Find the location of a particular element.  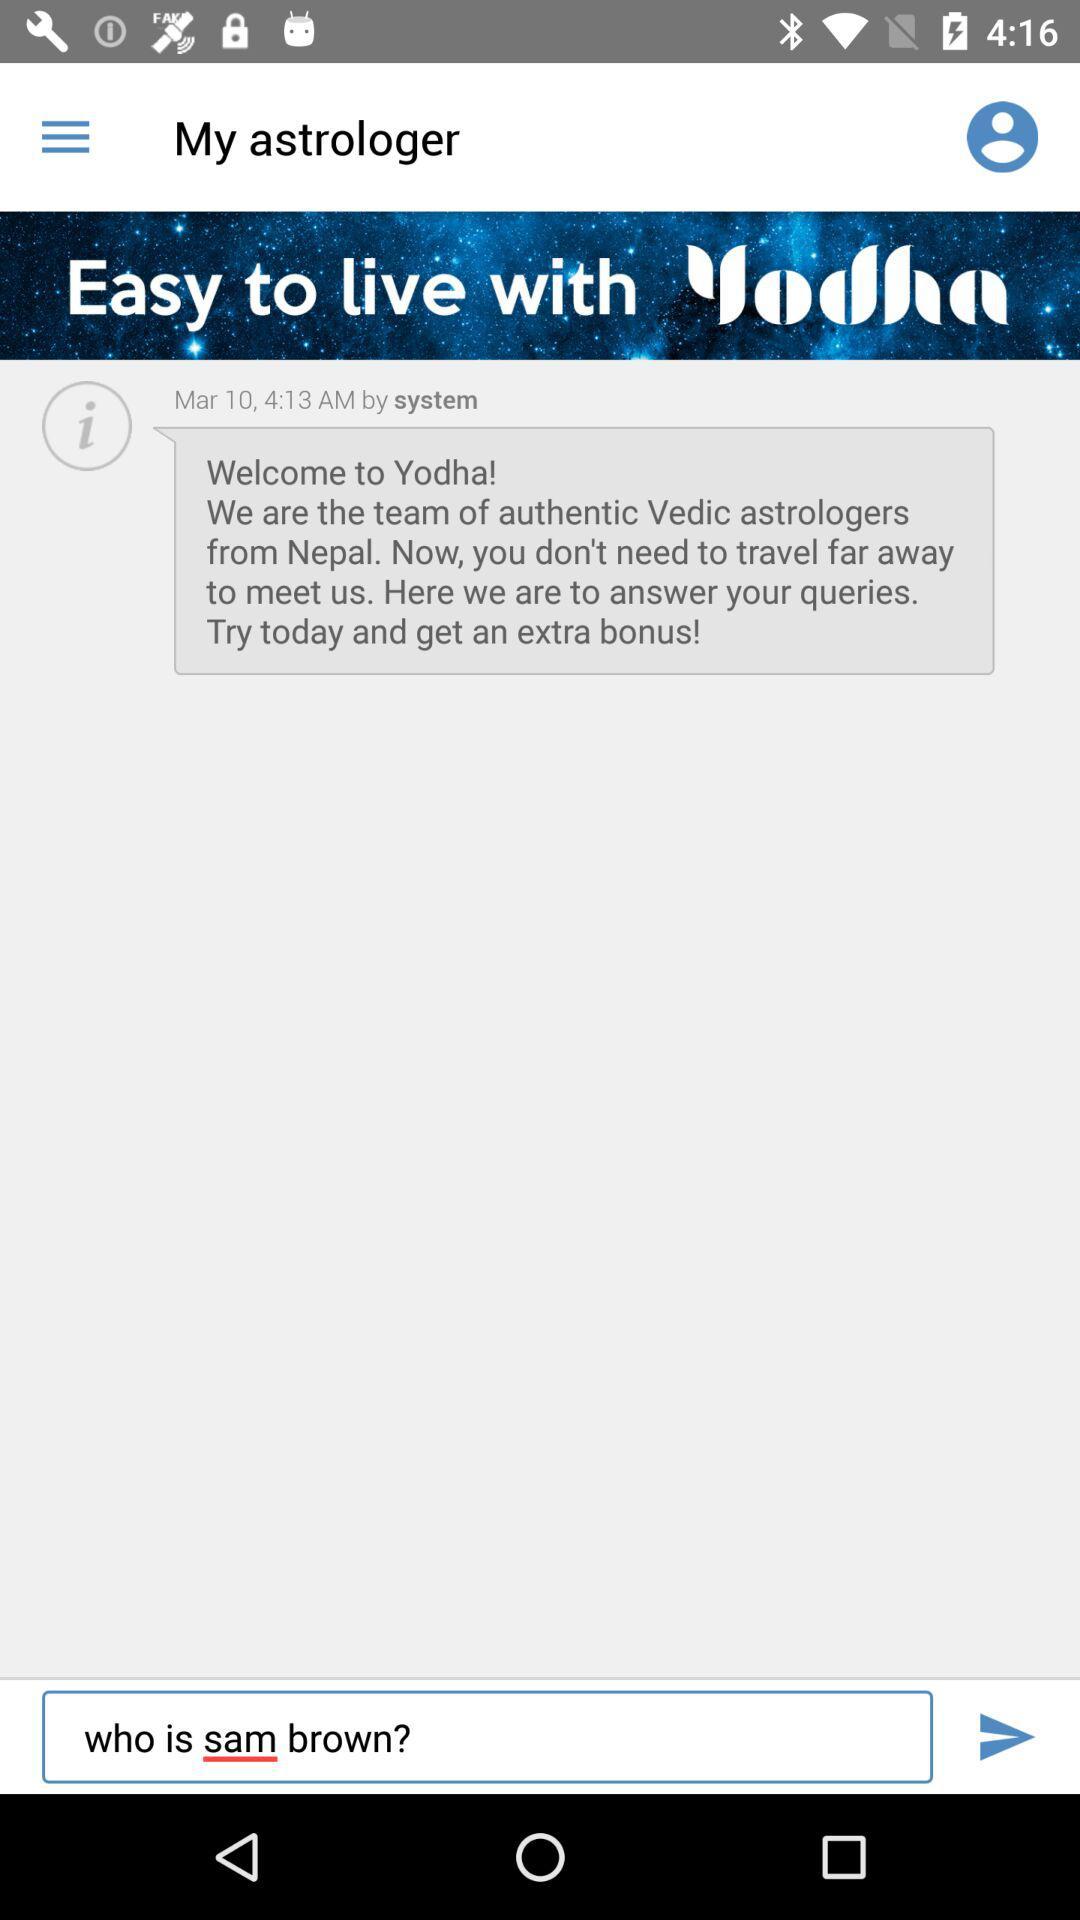

who is sam item is located at coordinates (487, 1736).